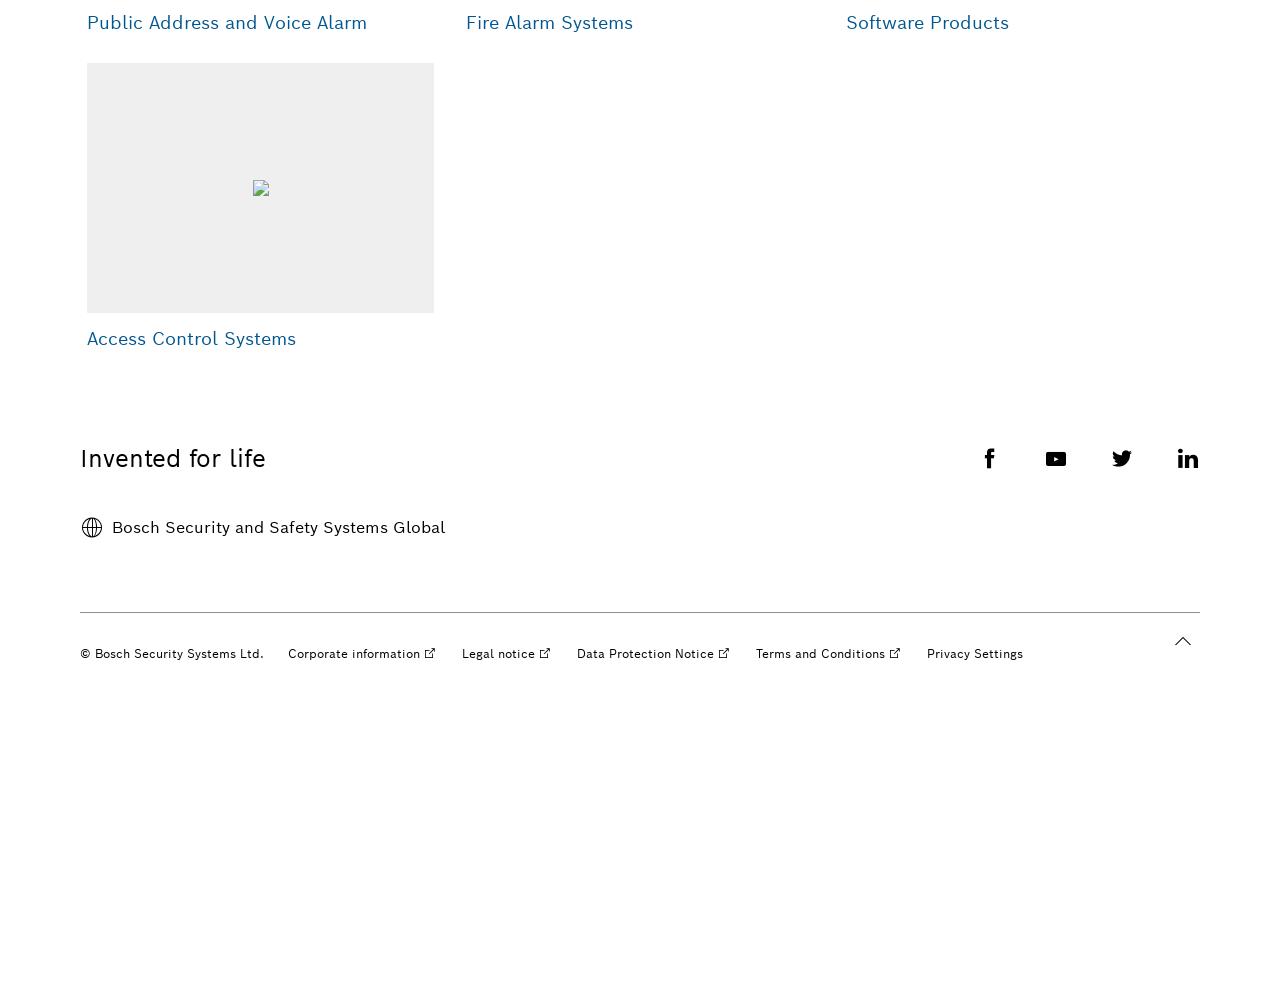  I want to click on 'Corporate information', so click(354, 653).